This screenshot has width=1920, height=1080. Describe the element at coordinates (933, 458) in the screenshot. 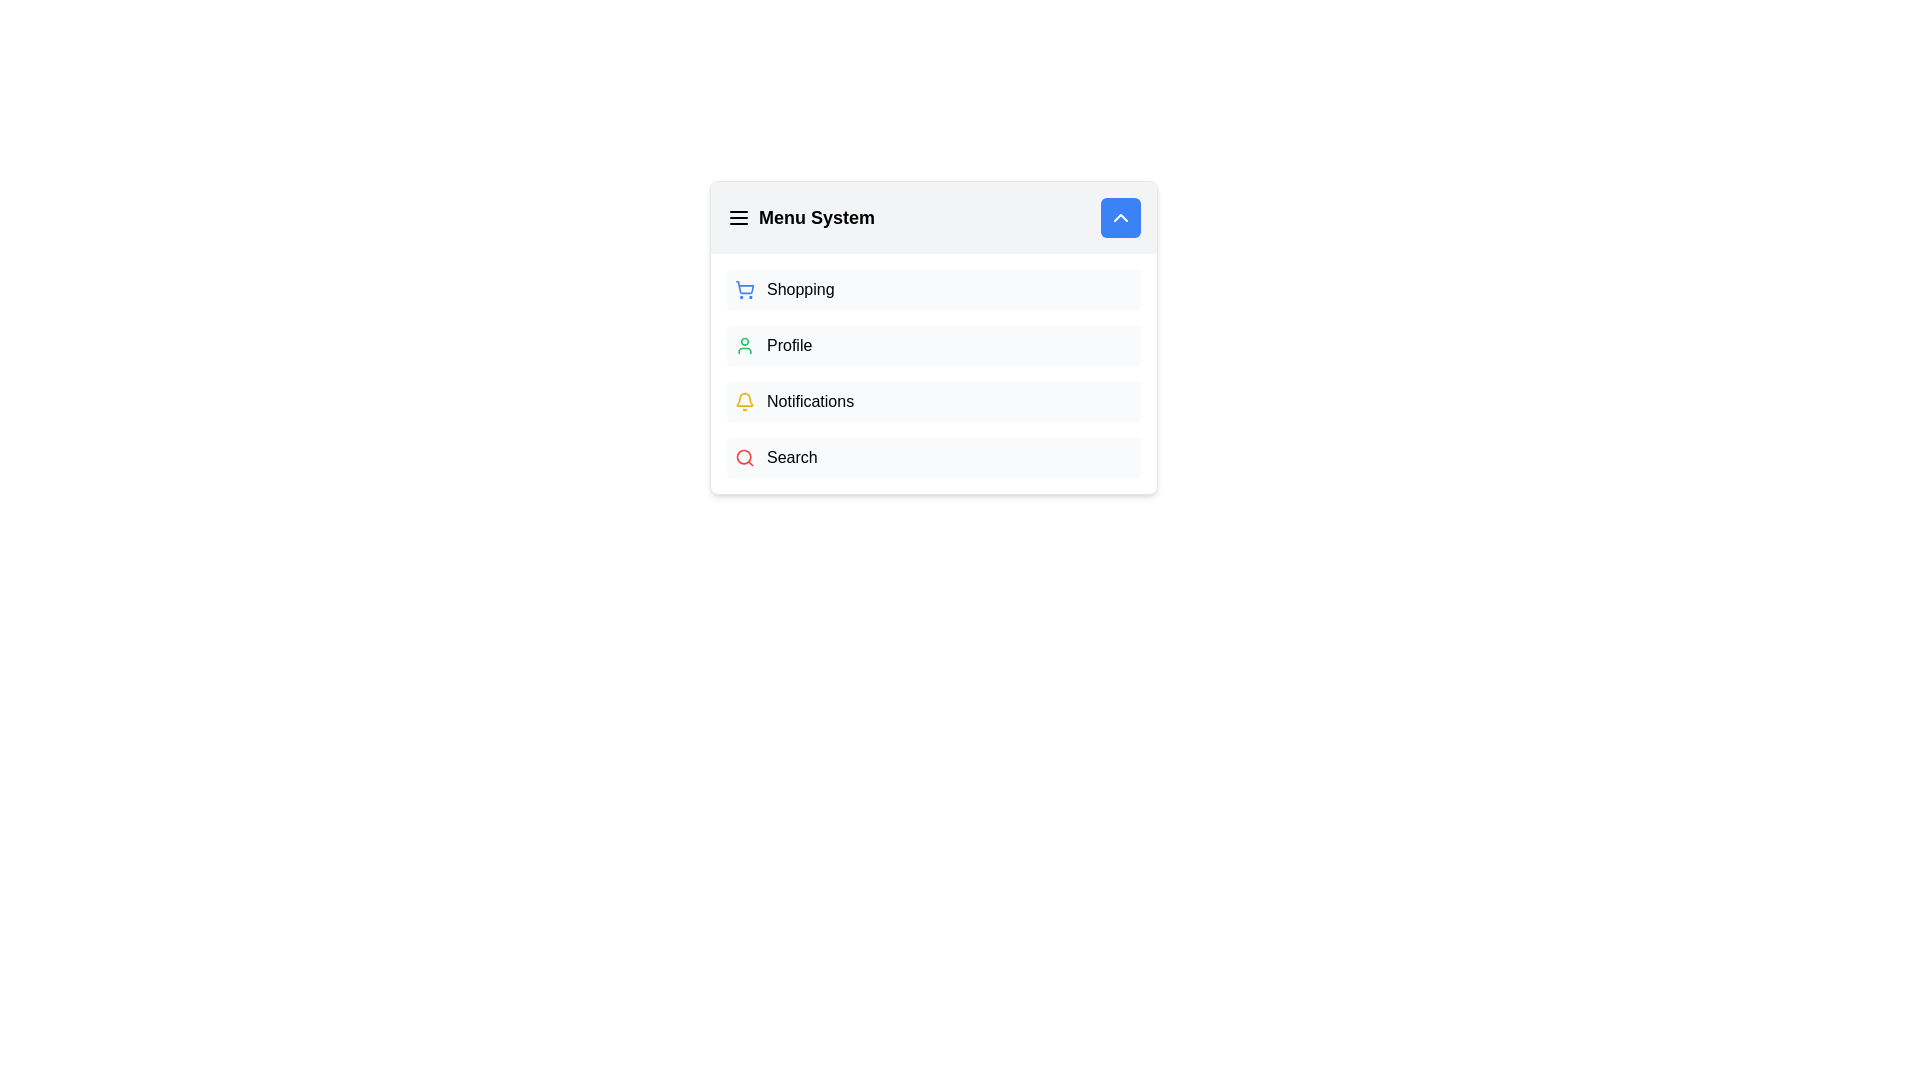

I see `the compact rectangular 'Search' button with a light gray background and a red magnifying glass icon, located as the fourth item in the vertical menu list beneath the 'Notifications' button` at that location.